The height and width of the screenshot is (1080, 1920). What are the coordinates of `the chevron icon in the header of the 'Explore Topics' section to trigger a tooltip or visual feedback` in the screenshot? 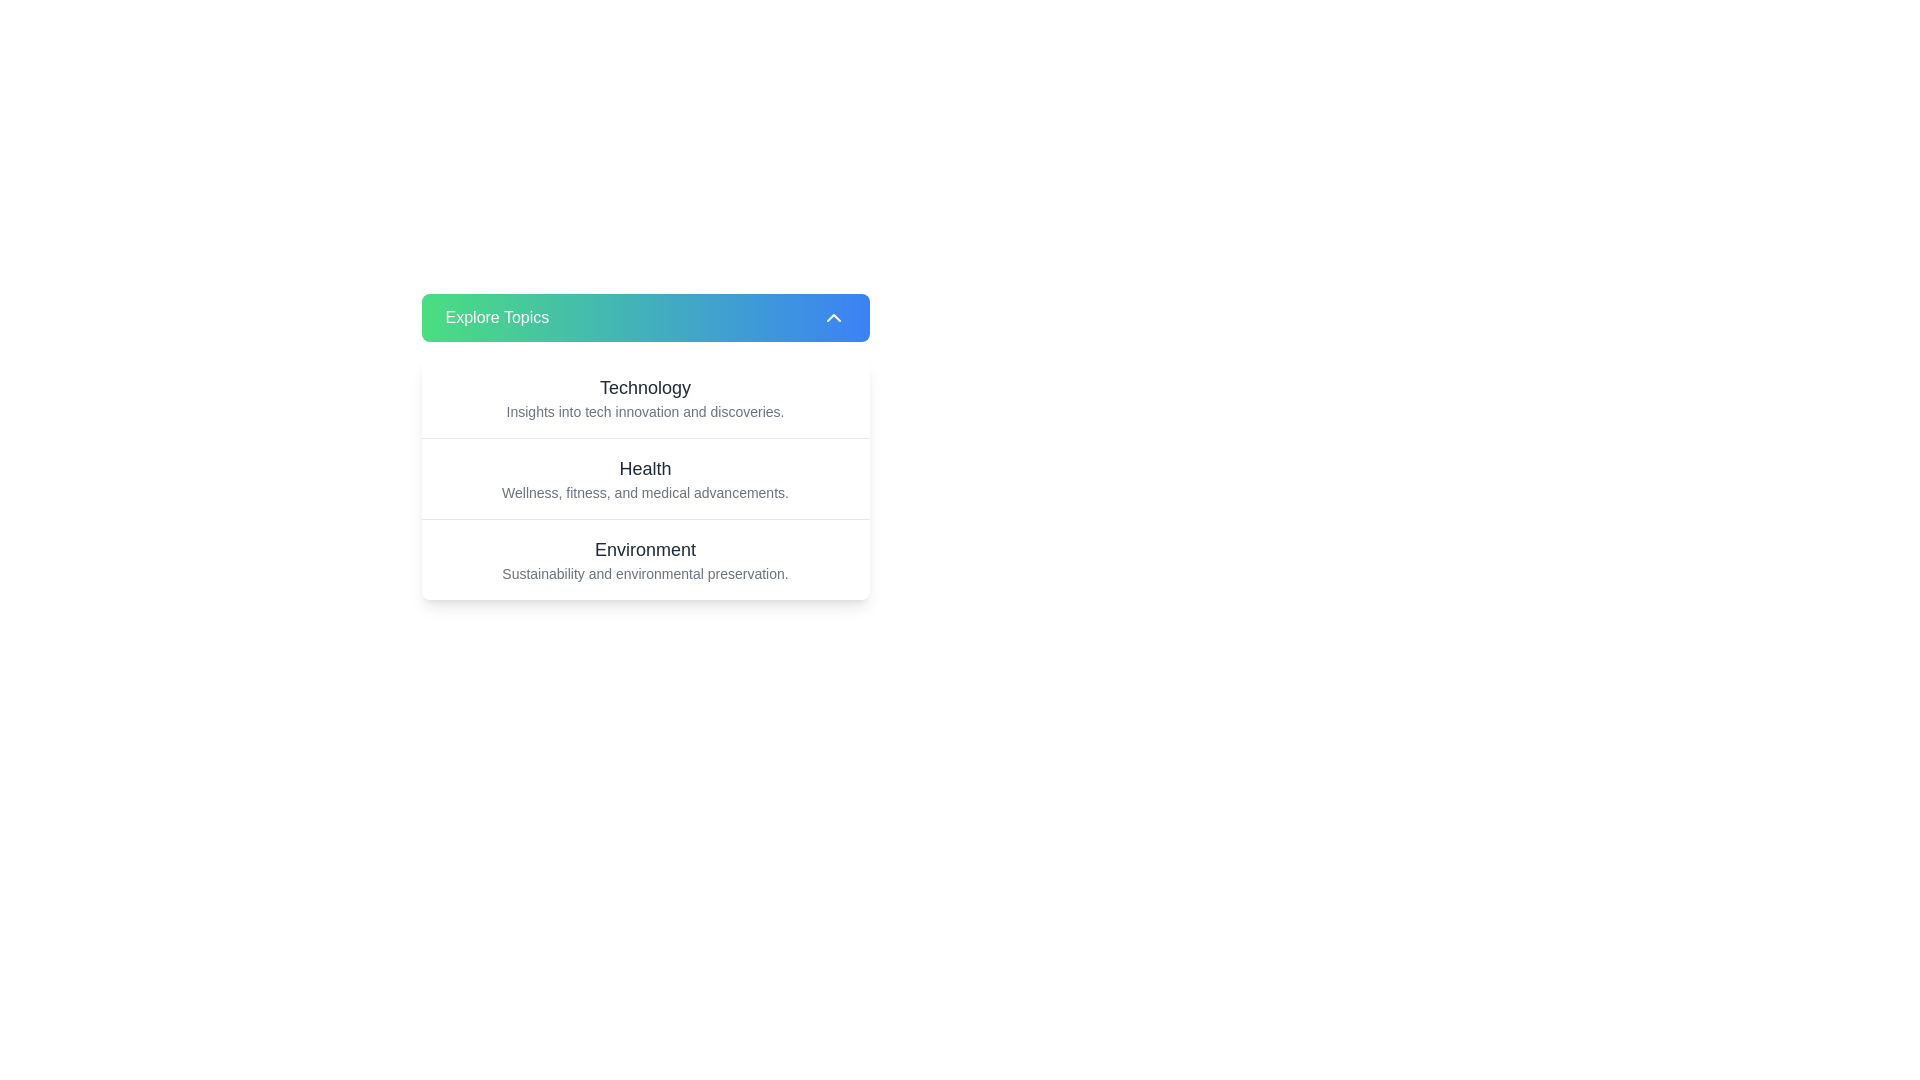 It's located at (833, 316).